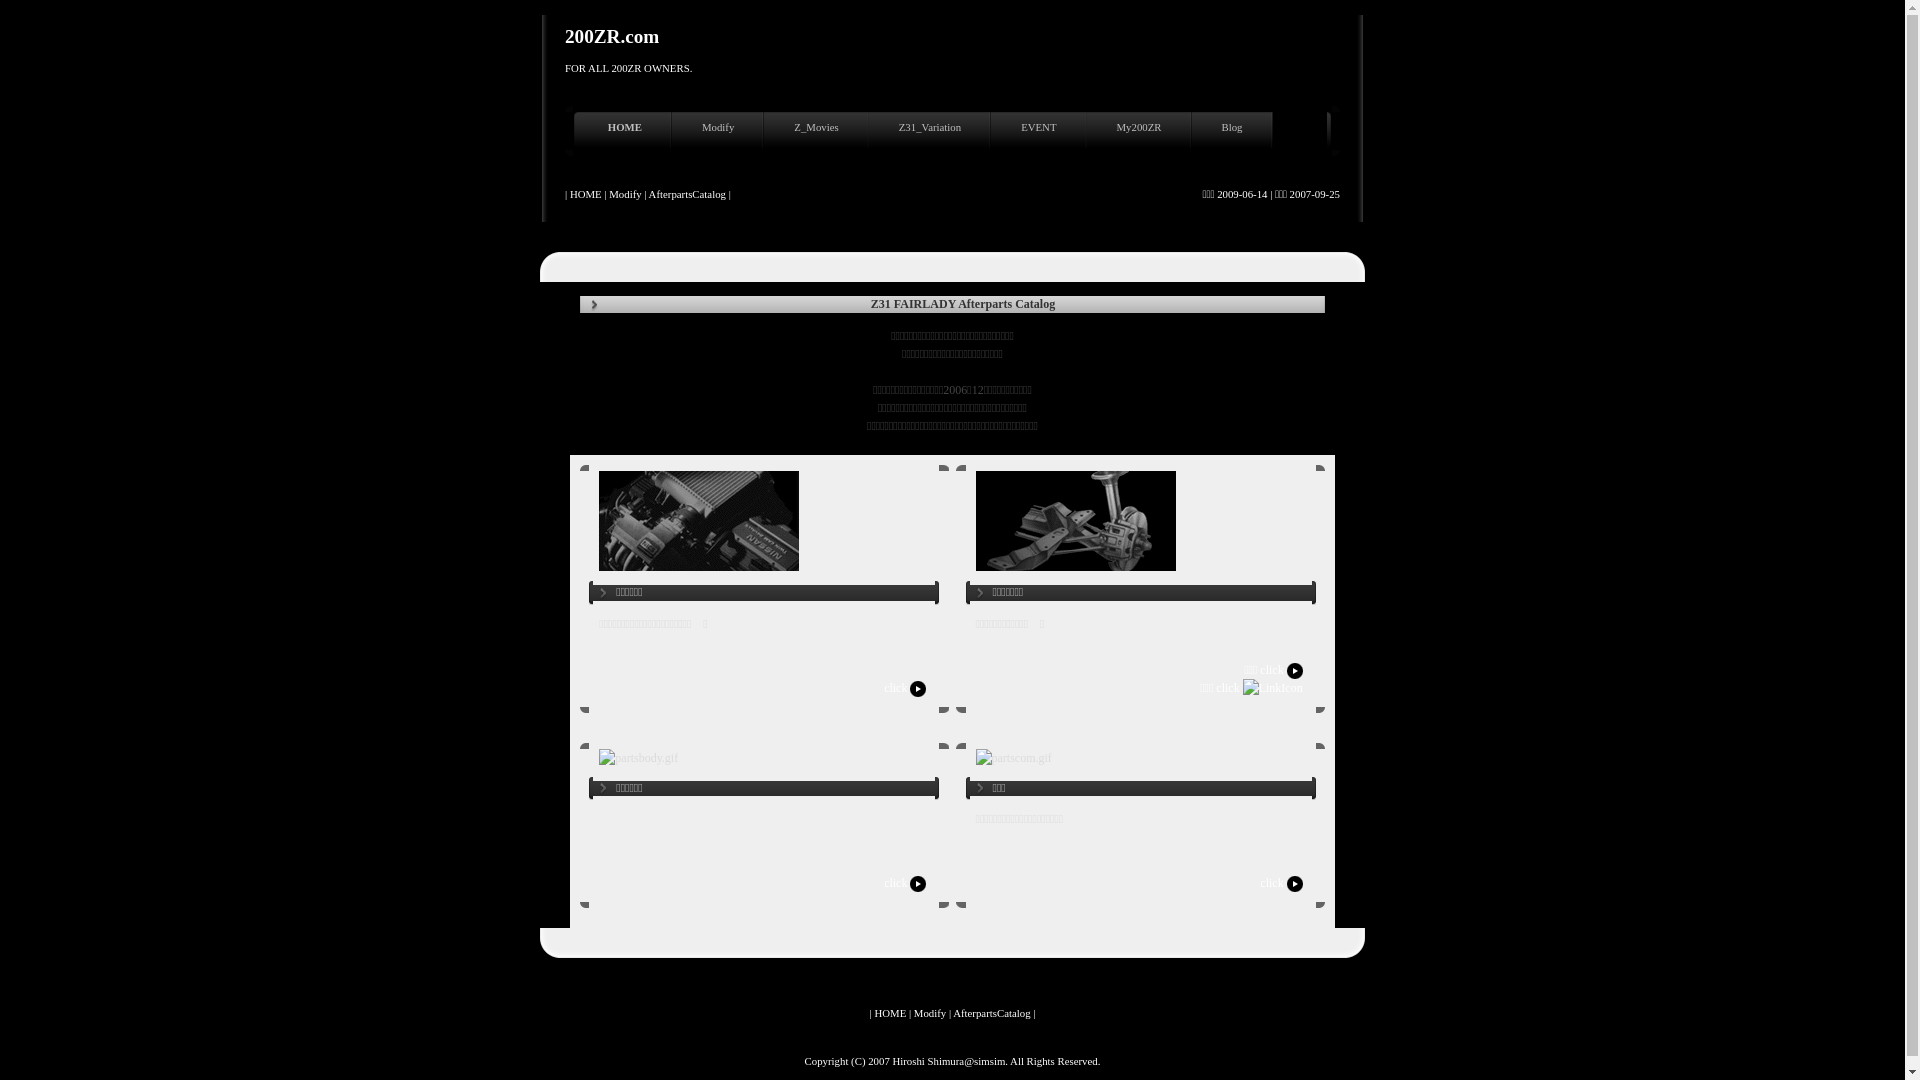 Image resolution: width=1920 pixels, height=1080 pixels. Describe the element at coordinates (888, 1011) in the screenshot. I see `'HOME'` at that location.